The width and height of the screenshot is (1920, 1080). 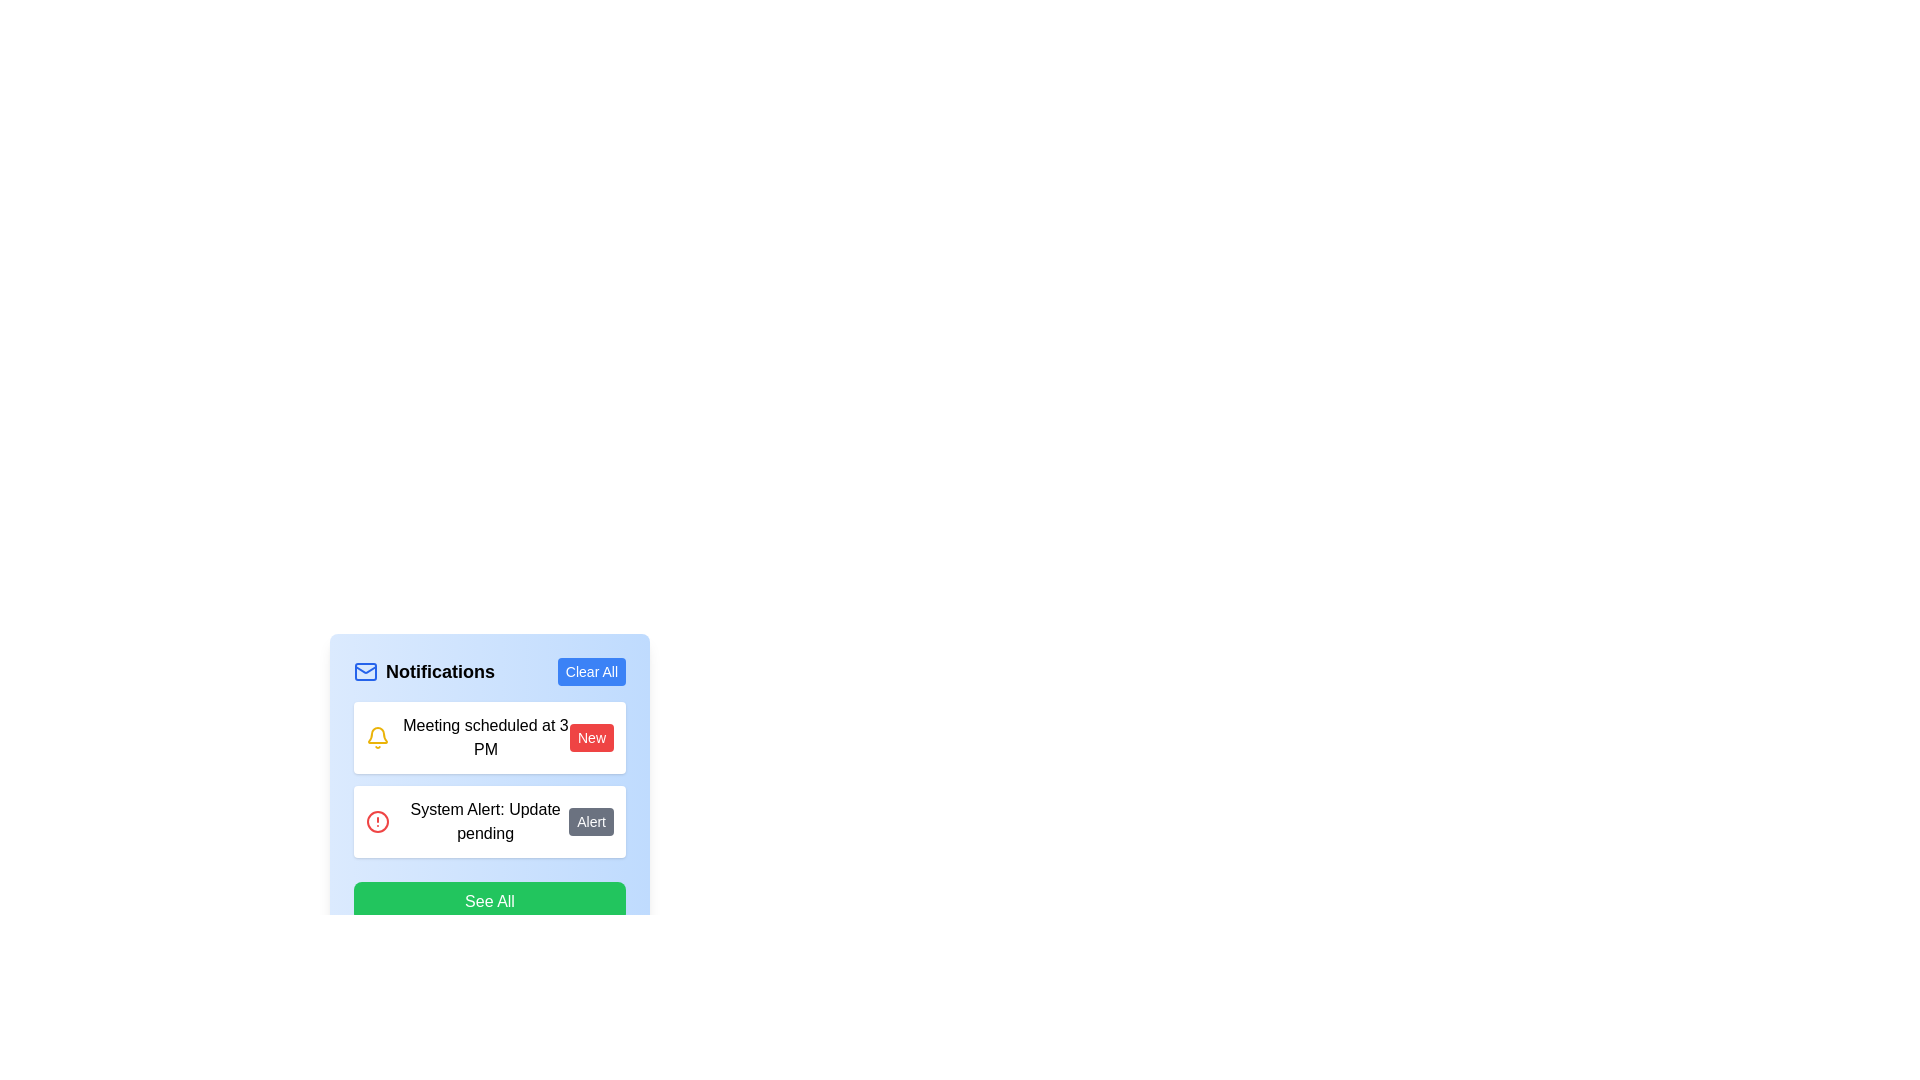 I want to click on the mail icon by clicking on the center of the lower blue rectangle that forms the body of the envelope illustration in the Notifications section, so click(x=365, y=671).